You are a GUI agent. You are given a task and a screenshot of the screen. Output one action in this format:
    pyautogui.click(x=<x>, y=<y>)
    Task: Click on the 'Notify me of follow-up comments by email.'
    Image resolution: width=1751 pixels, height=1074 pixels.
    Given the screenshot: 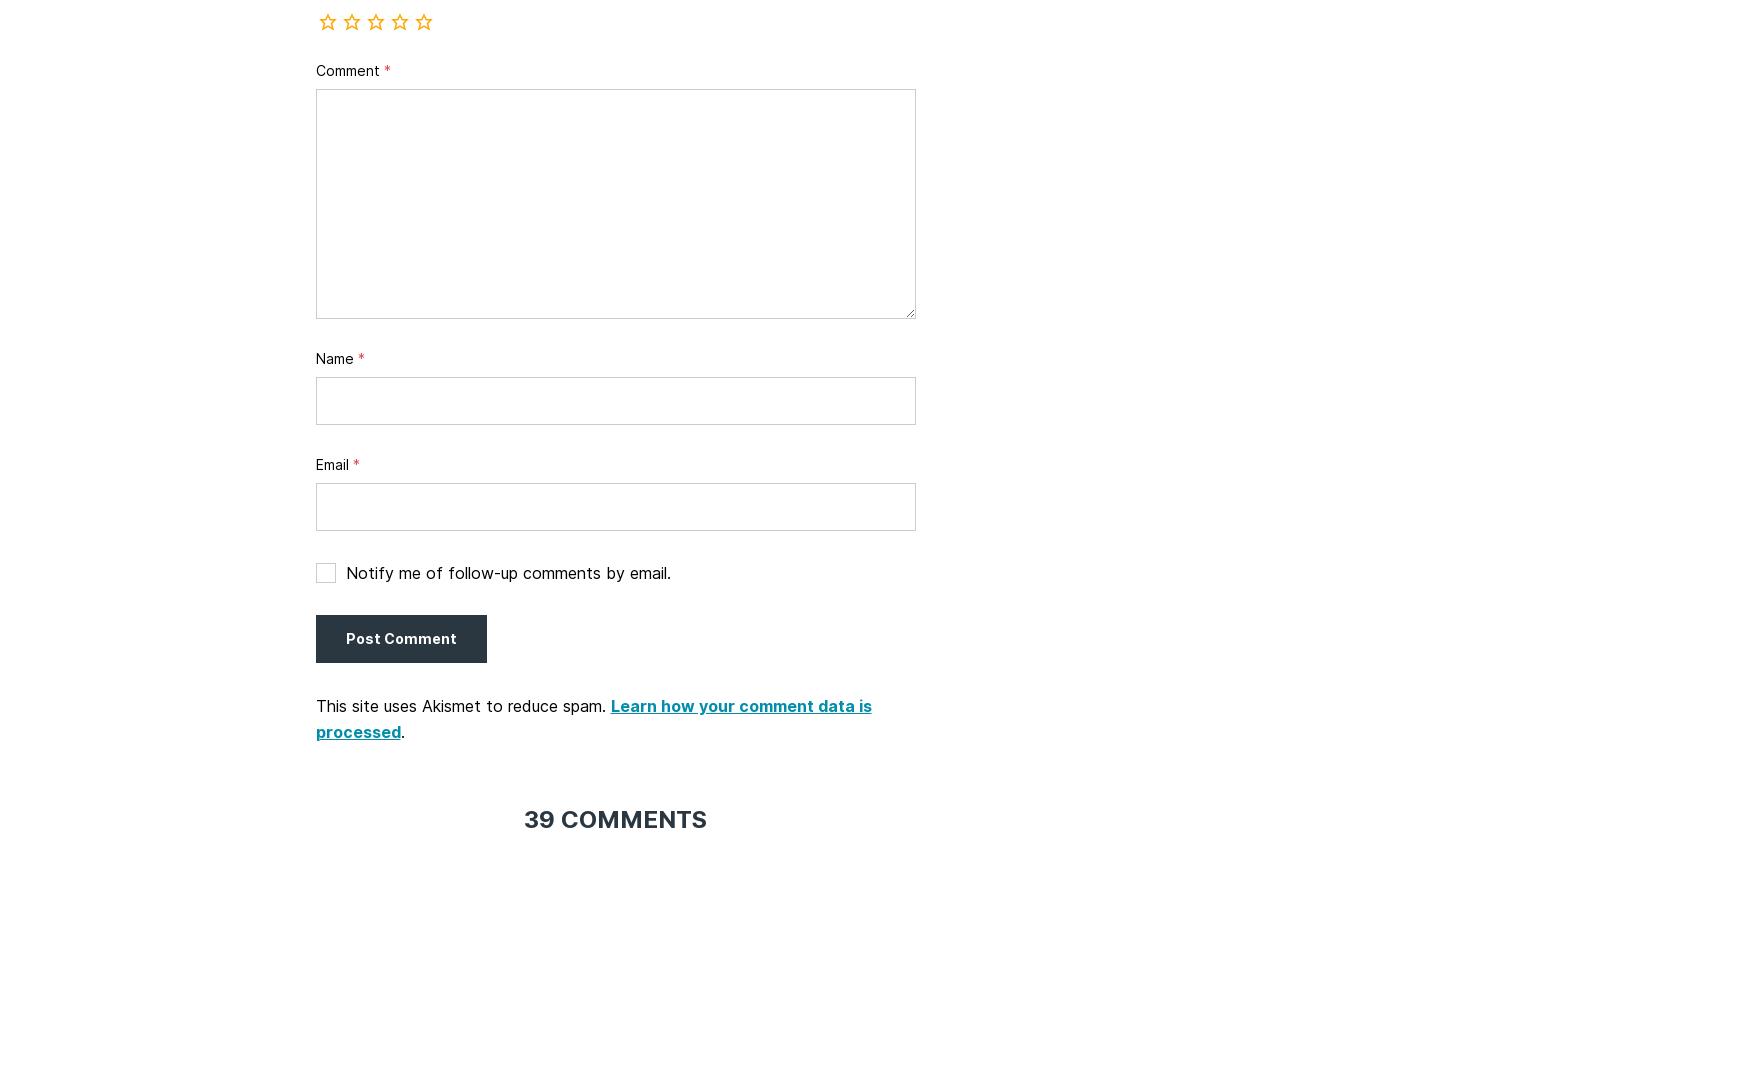 What is the action you would take?
    pyautogui.click(x=343, y=571)
    